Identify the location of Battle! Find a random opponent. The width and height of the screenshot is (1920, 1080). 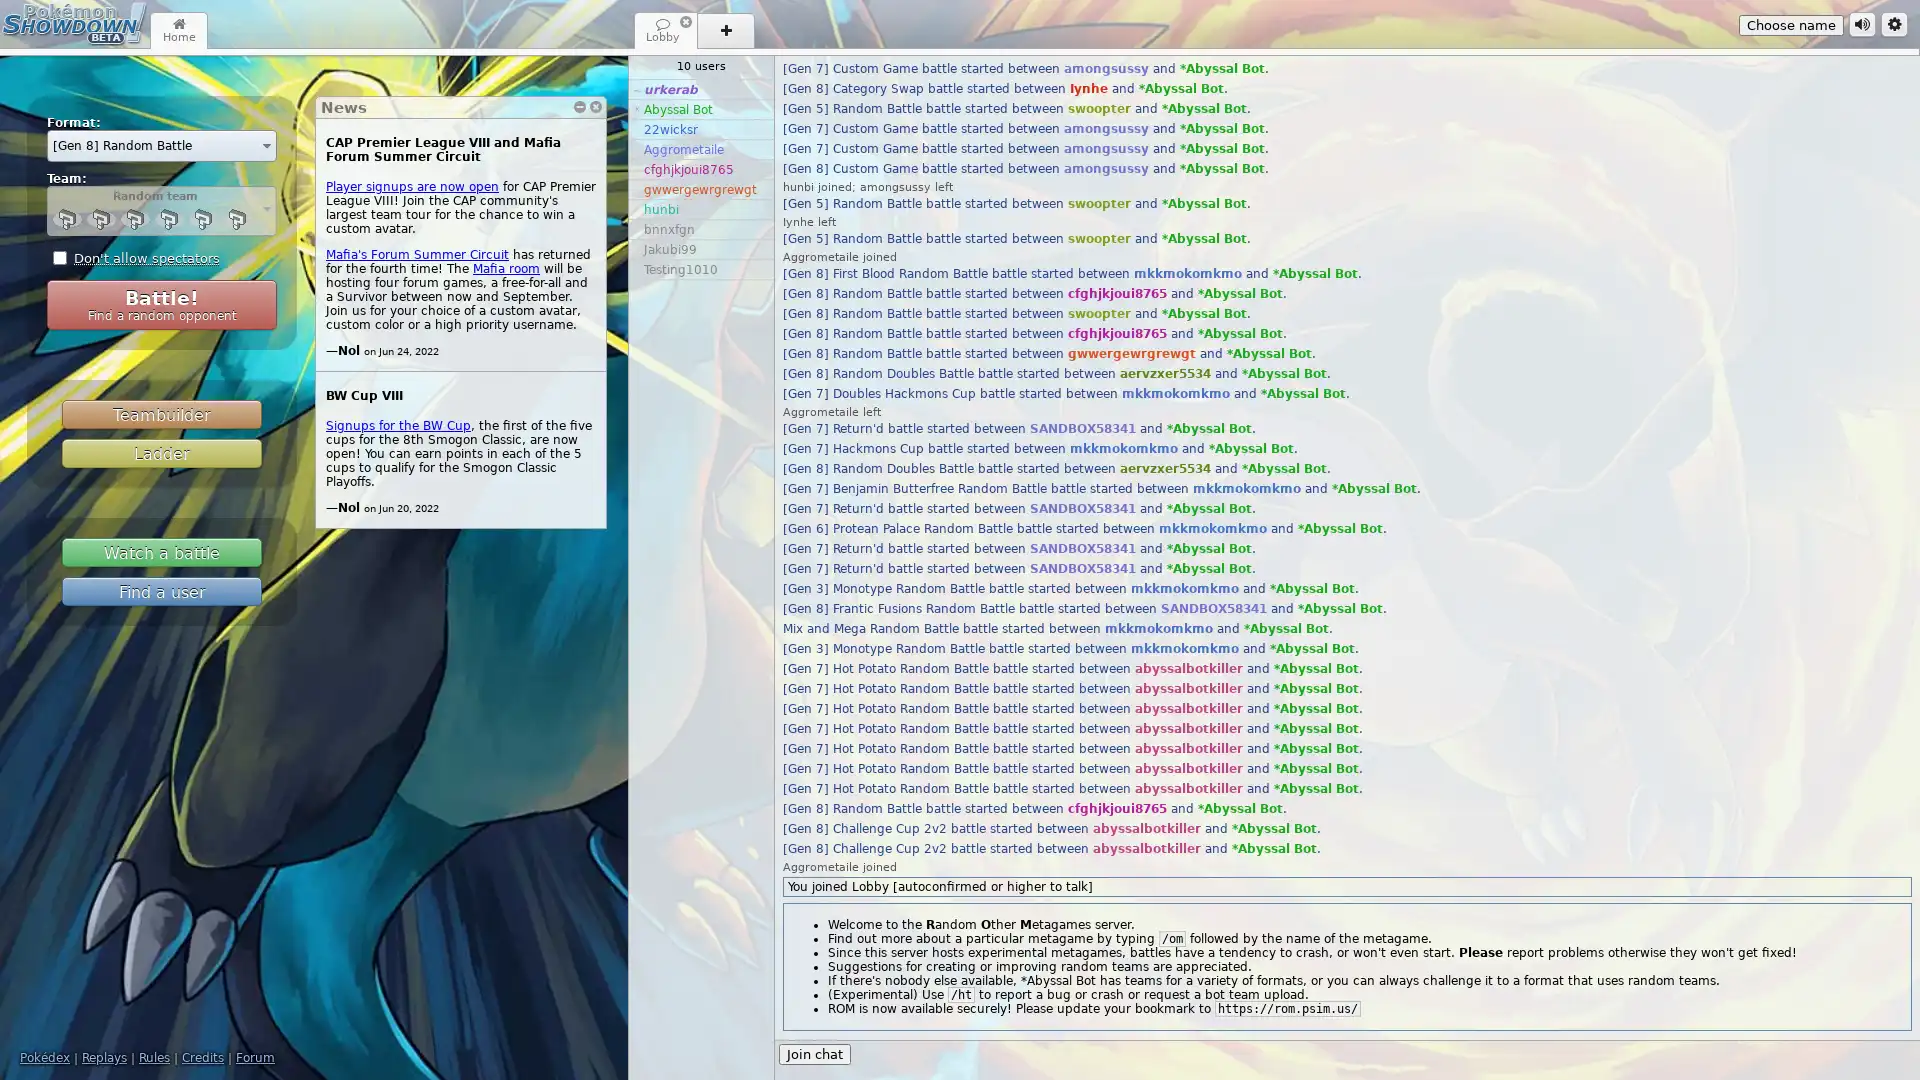
(162, 304).